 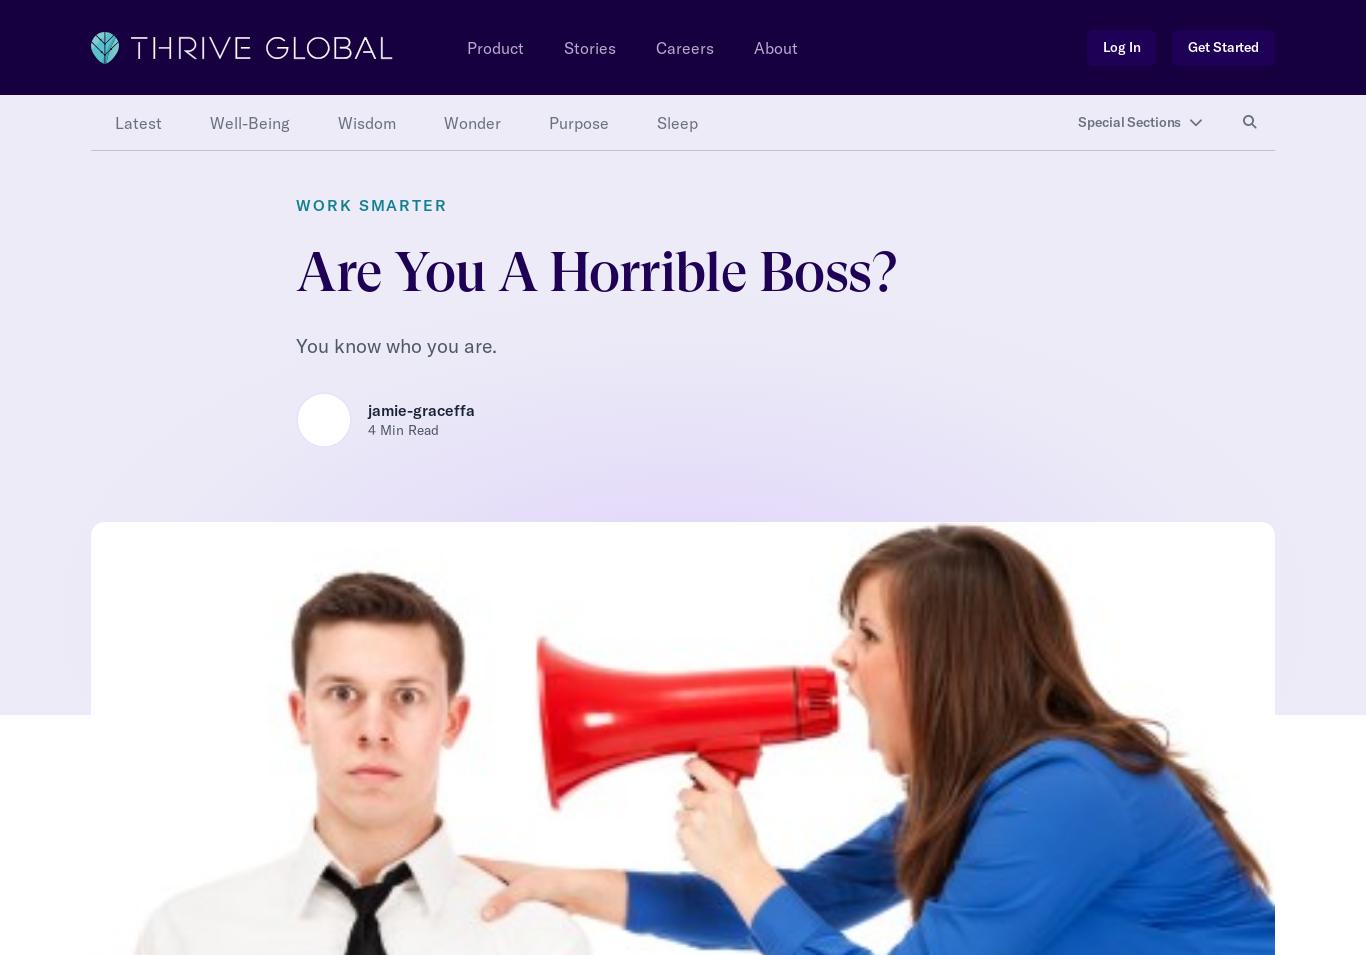 What do you see at coordinates (668, 381) in the screenshot?
I see `'· Get specifics aspect of your behaviors. You can do this via a 360 assessment, third party interviews or direct feedback. It’s important to know exactly what you need to change.'` at bounding box center [668, 381].